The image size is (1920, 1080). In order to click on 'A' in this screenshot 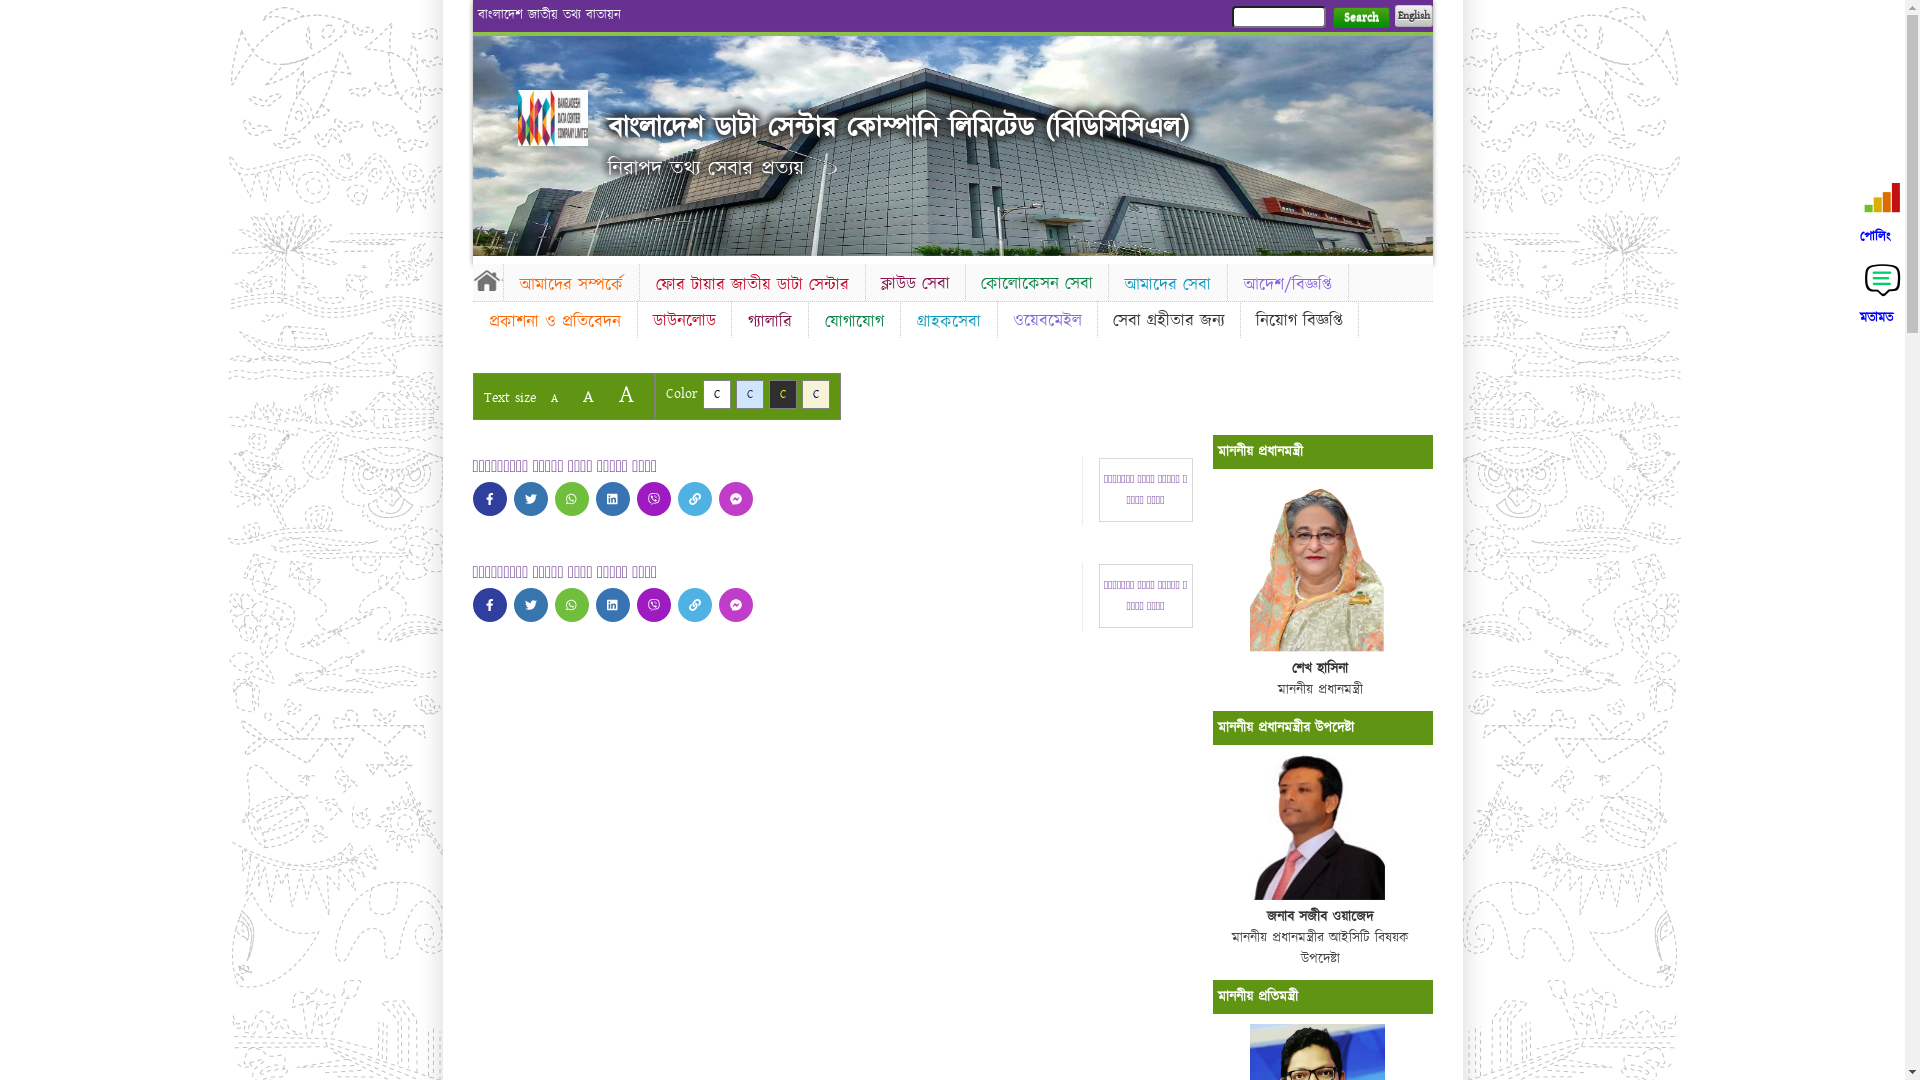, I will do `click(553, 398)`.